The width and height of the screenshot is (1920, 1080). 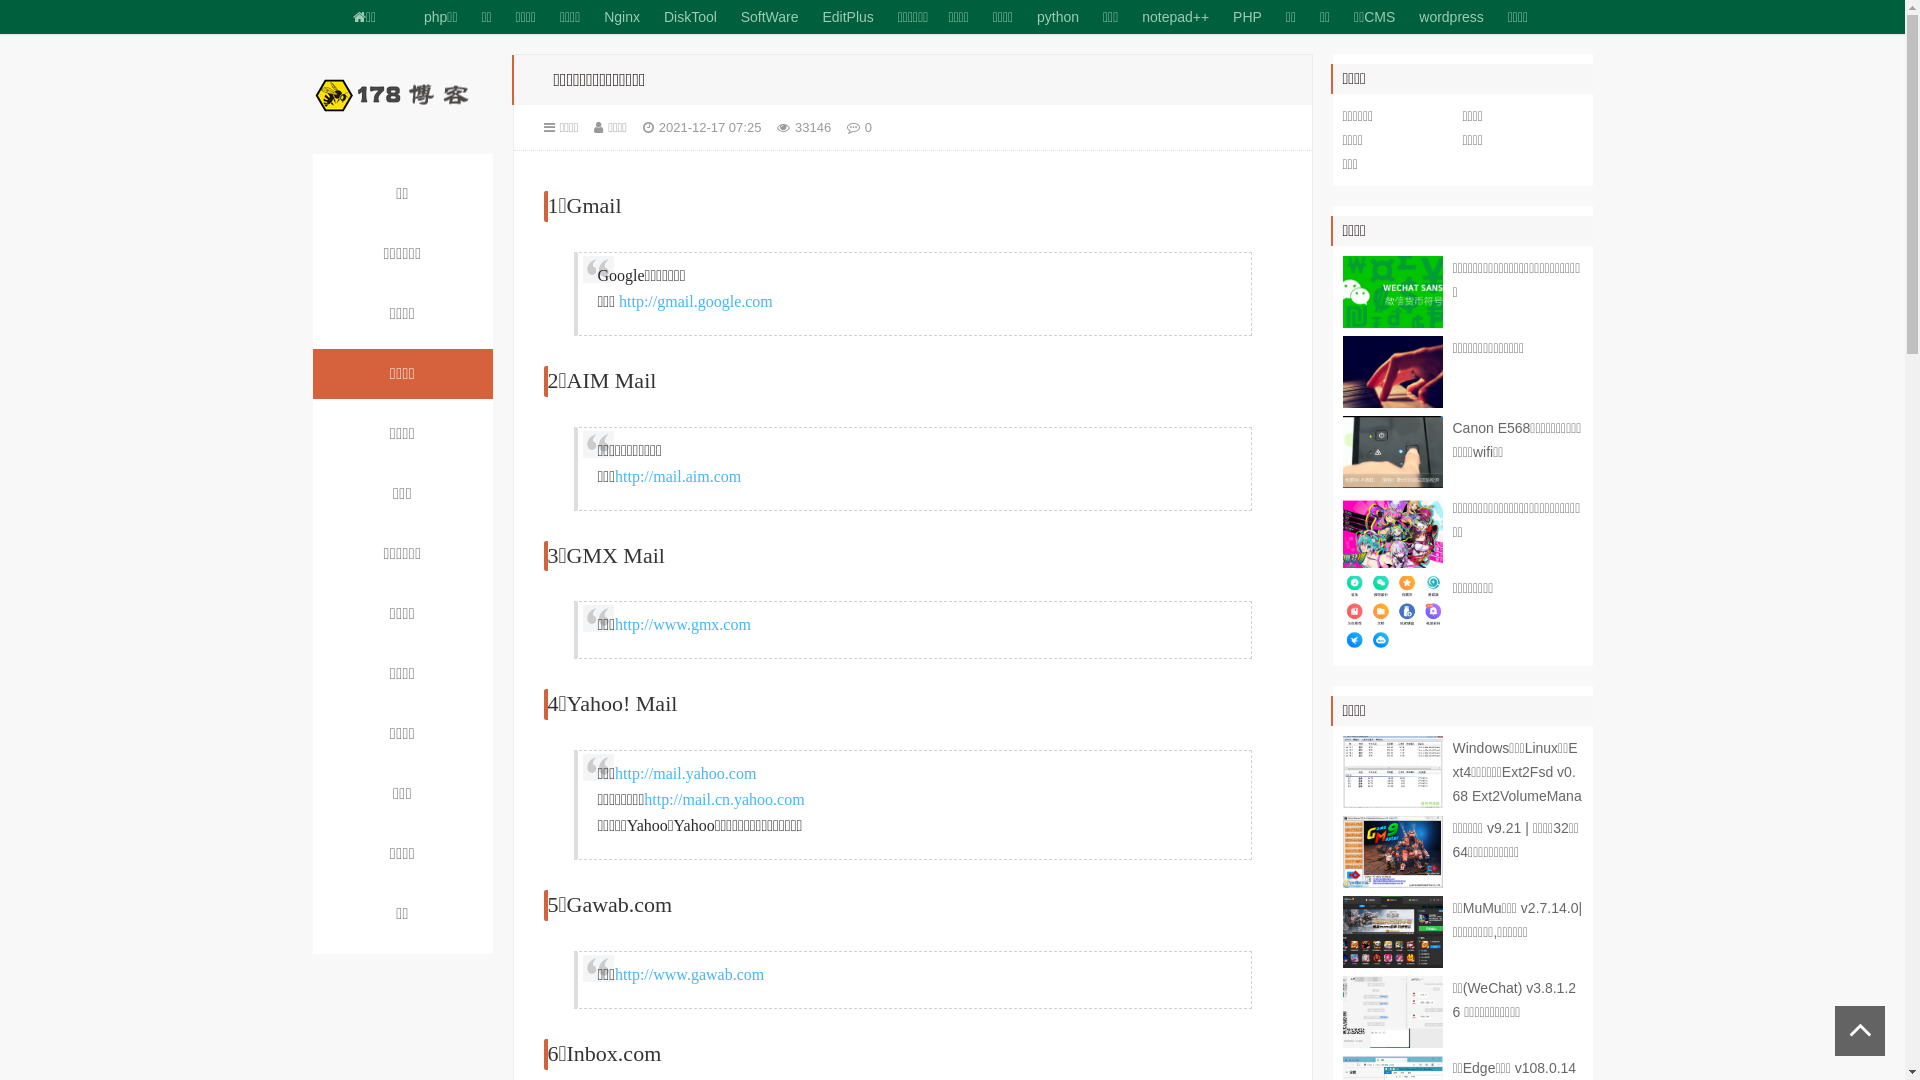 What do you see at coordinates (613, 623) in the screenshot?
I see `'http://www.gmx.com'` at bounding box center [613, 623].